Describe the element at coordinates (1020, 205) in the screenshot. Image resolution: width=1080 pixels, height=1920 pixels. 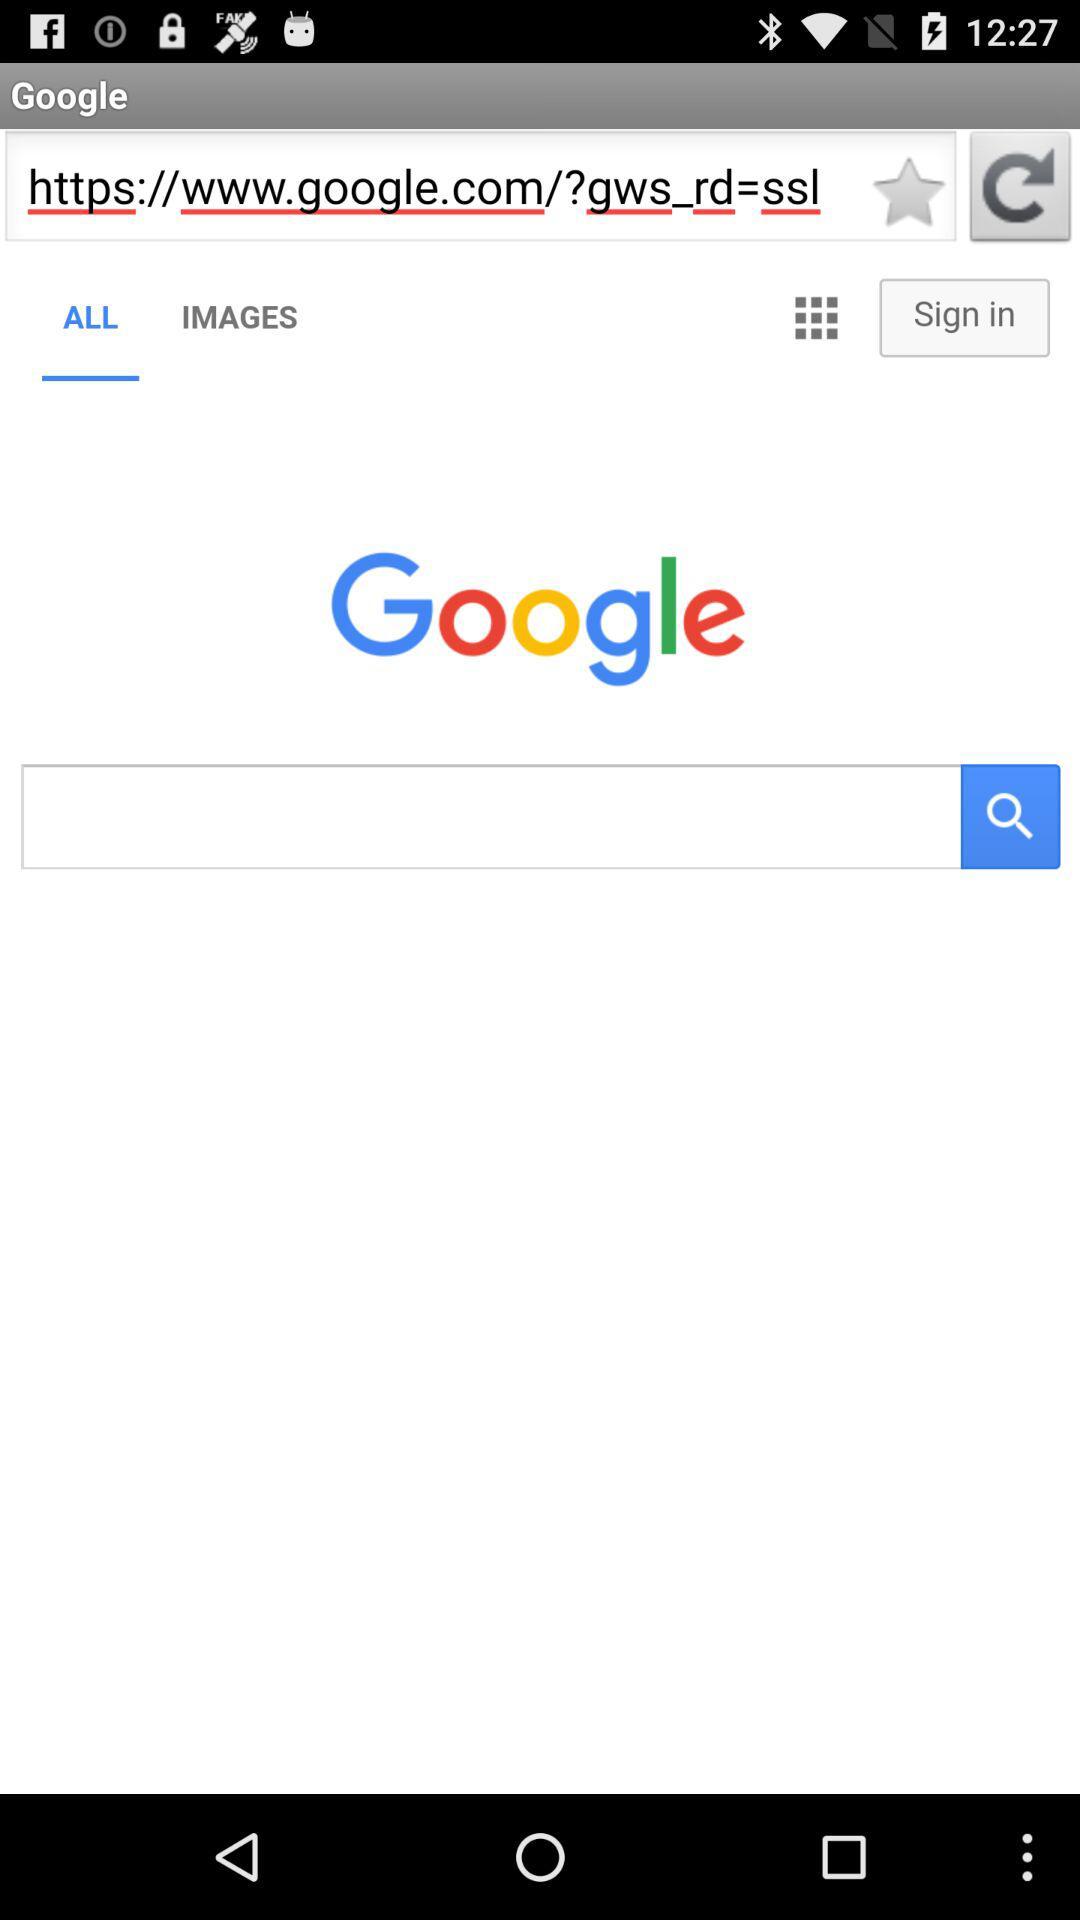
I see `the refresh icon` at that location.